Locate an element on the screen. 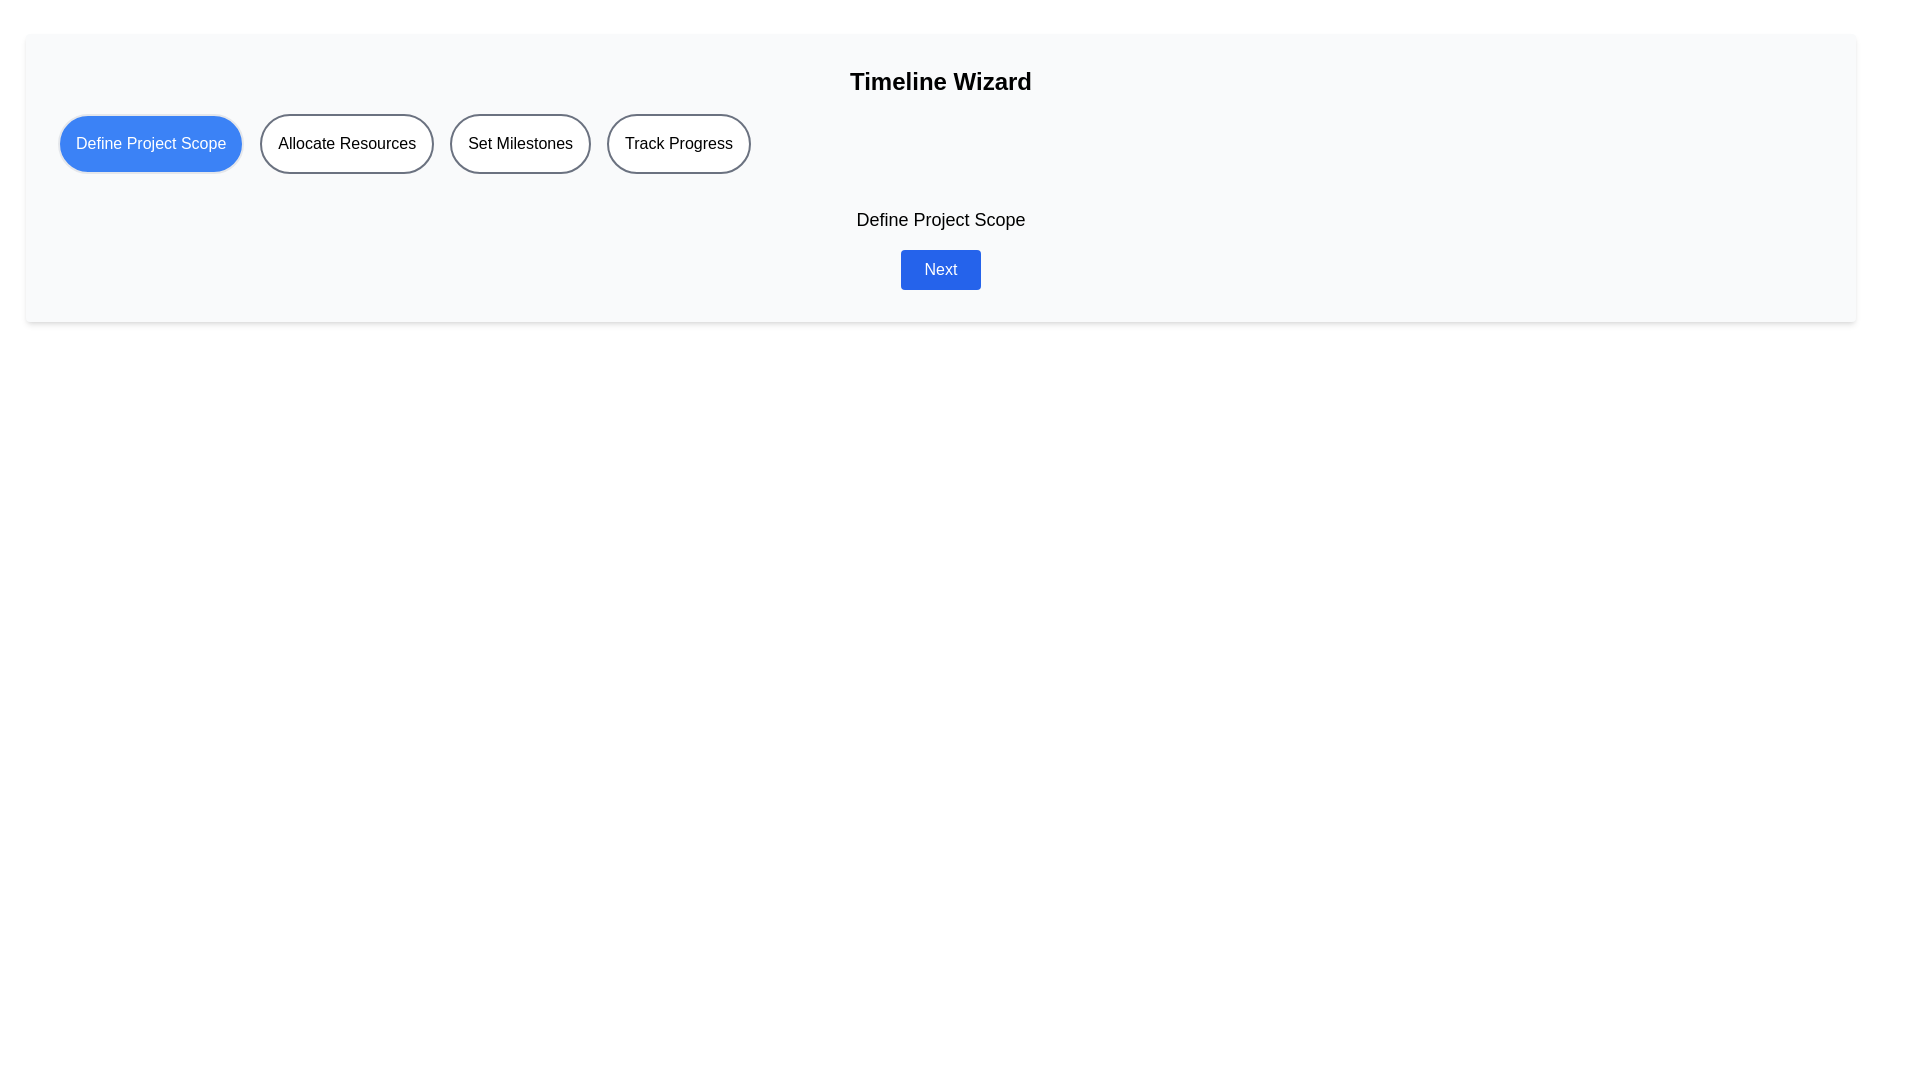 This screenshot has height=1080, width=1920. the step labeled Allocate Resources to select it is located at coordinates (346, 142).